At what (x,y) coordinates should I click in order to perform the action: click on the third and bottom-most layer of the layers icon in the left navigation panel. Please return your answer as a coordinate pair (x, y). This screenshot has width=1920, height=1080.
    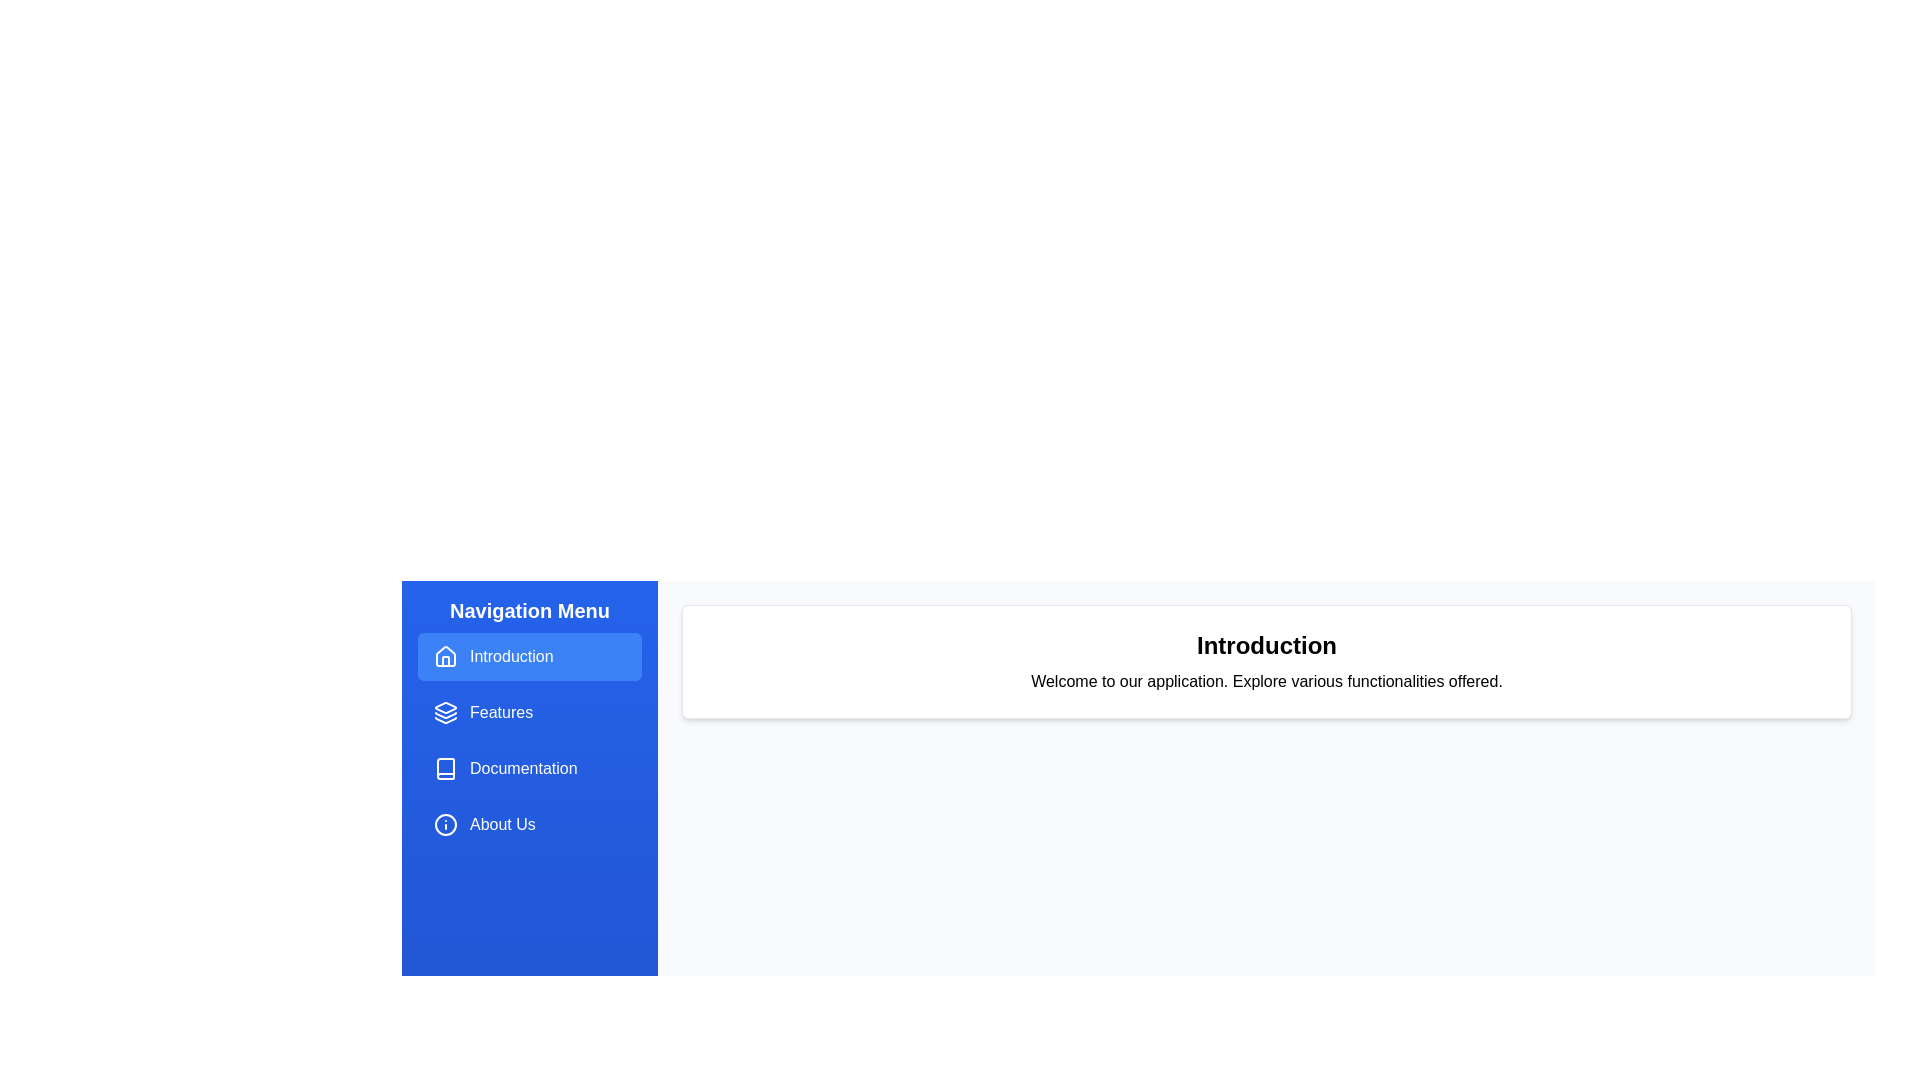
    Looking at the image, I should click on (445, 720).